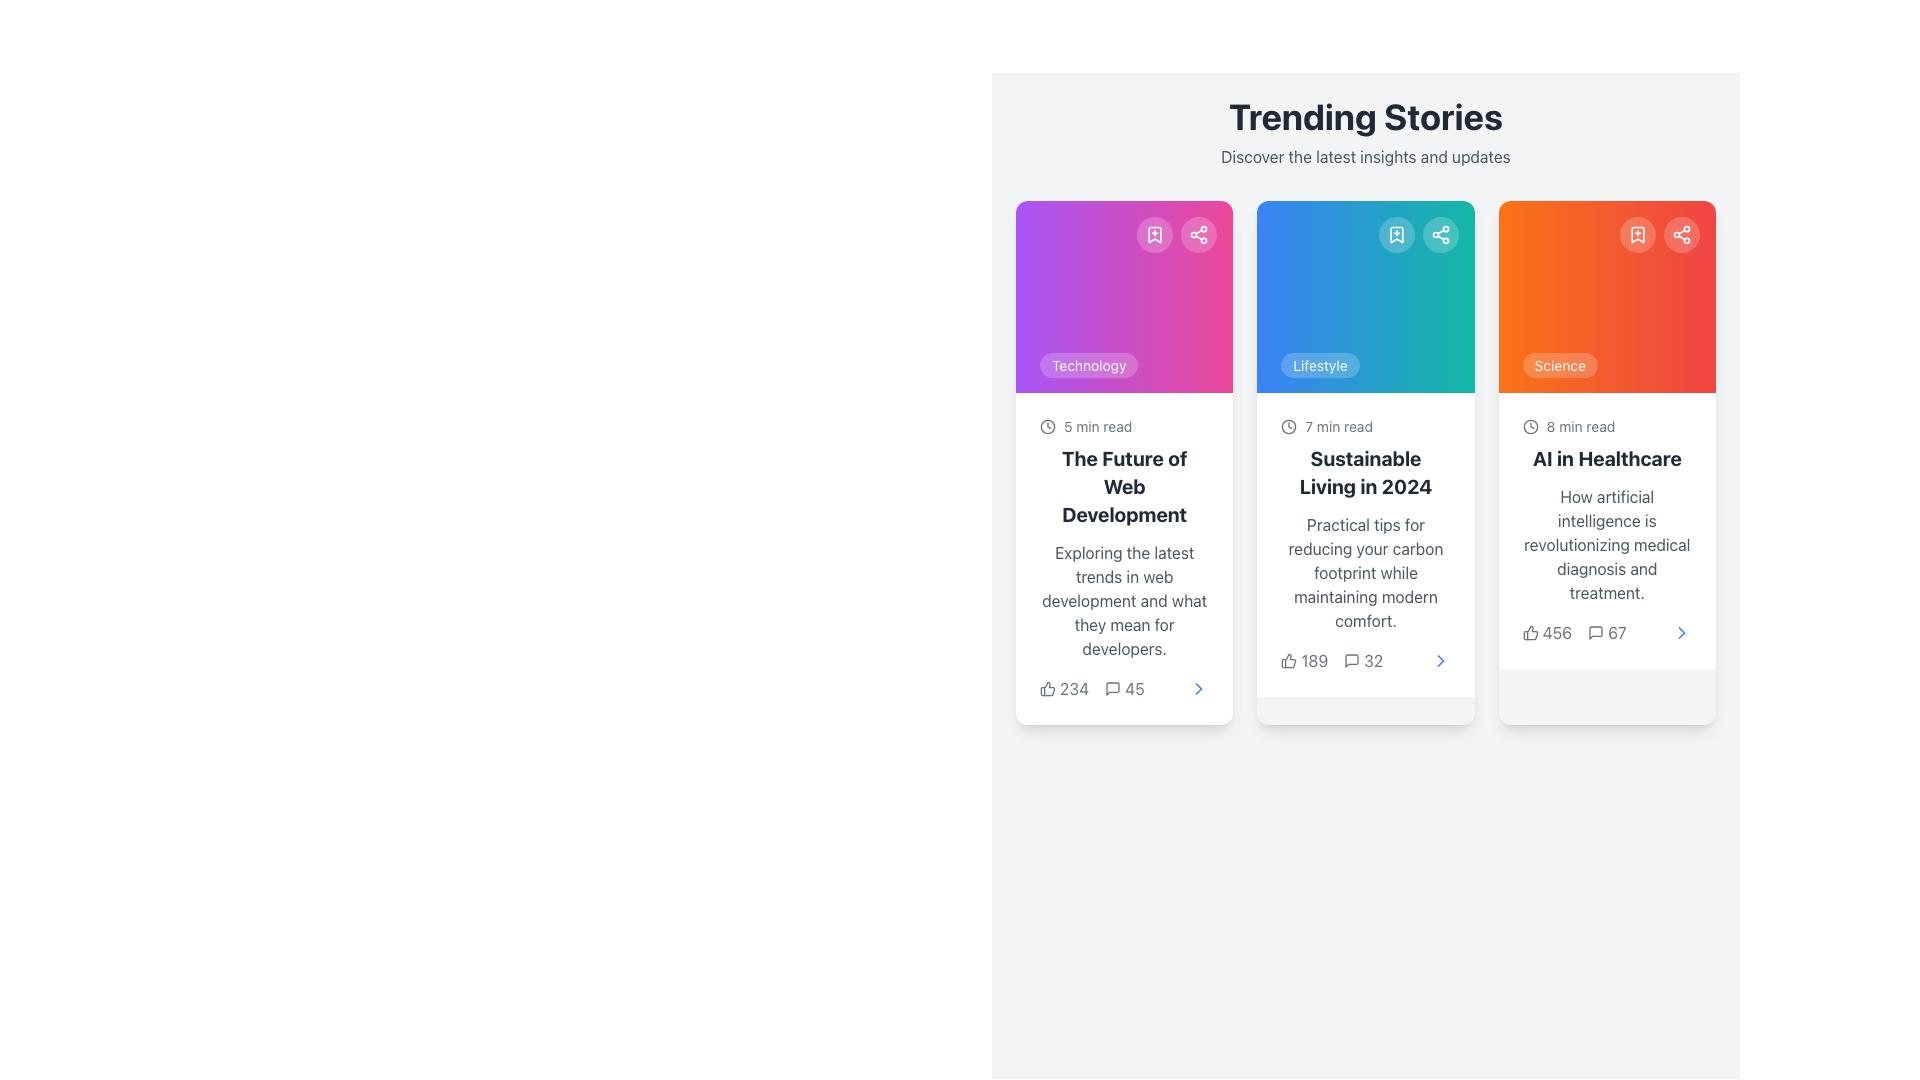 The height and width of the screenshot is (1080, 1920). I want to click on the Static Text element that serves as a descriptive subtitle under the heading 'Trending Stories', so click(1365, 156).